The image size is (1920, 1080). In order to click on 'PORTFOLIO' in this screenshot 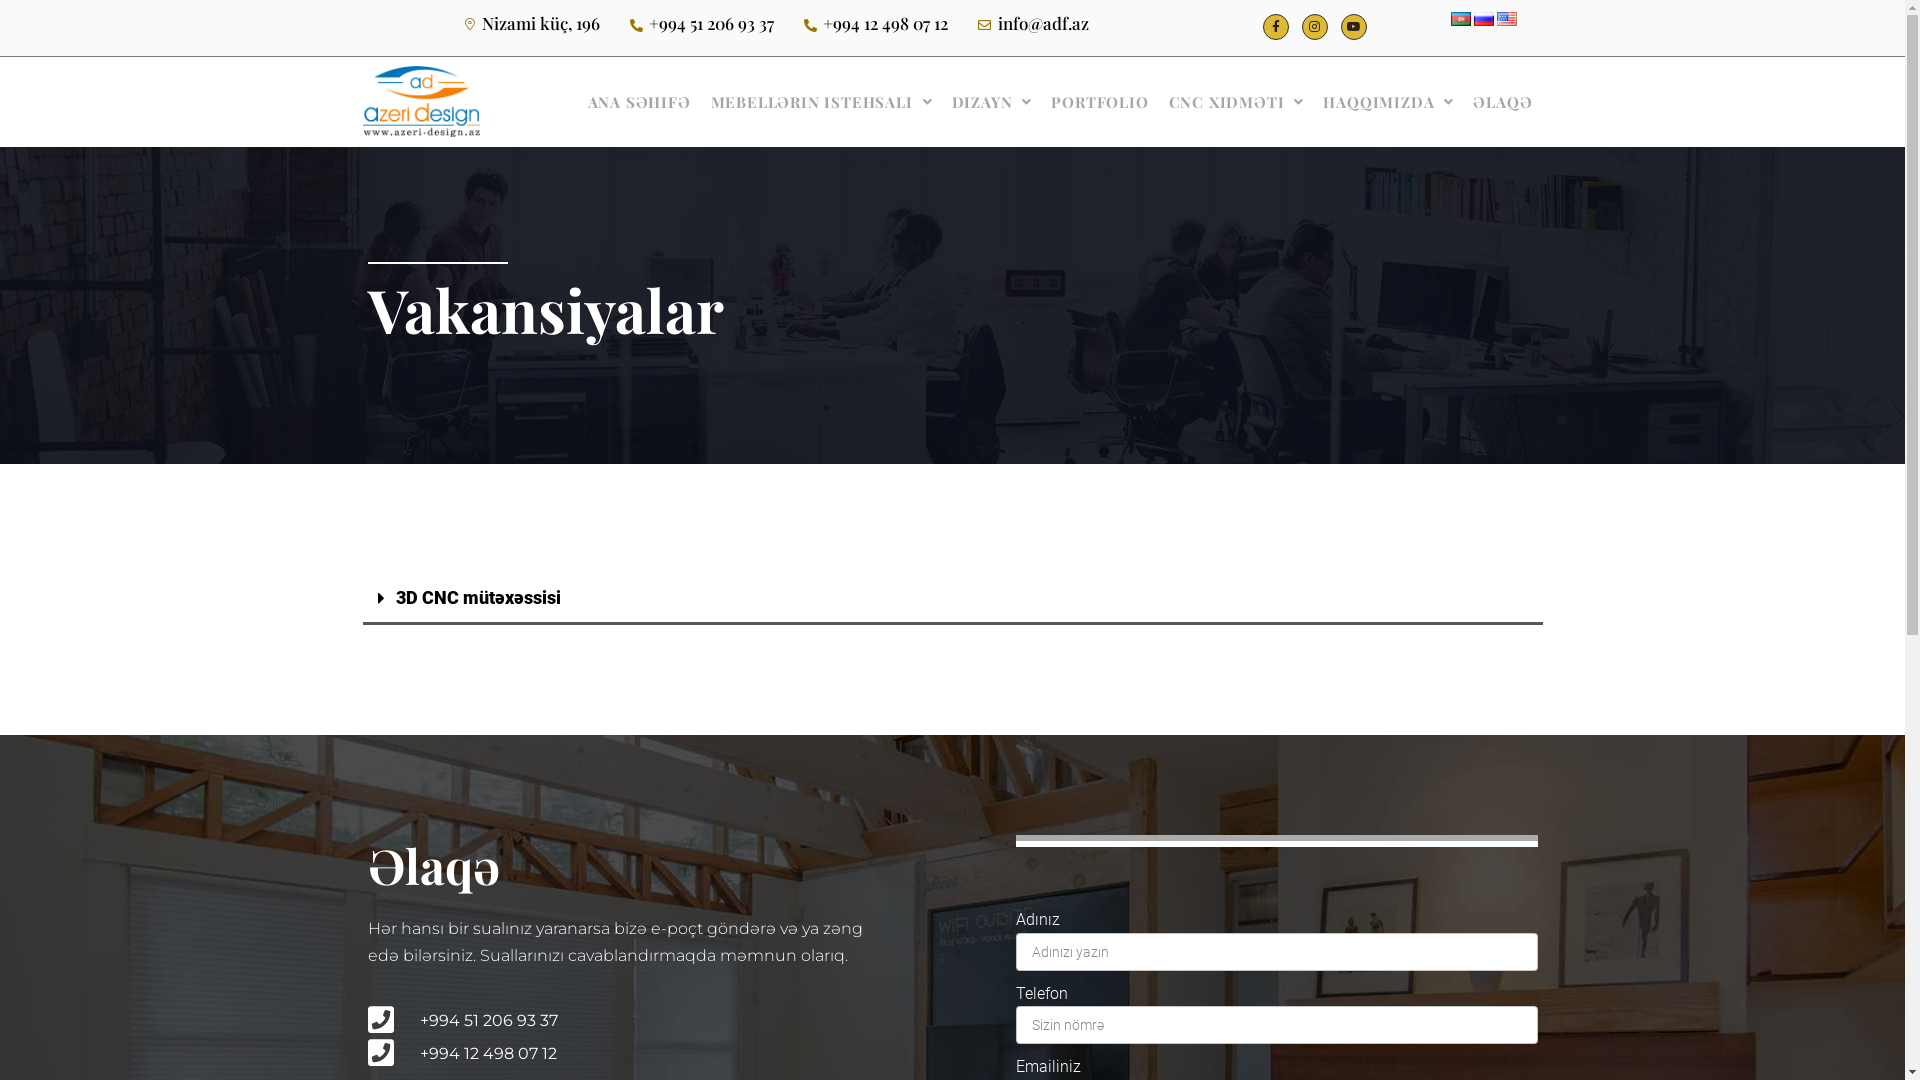, I will do `click(1040, 101)`.